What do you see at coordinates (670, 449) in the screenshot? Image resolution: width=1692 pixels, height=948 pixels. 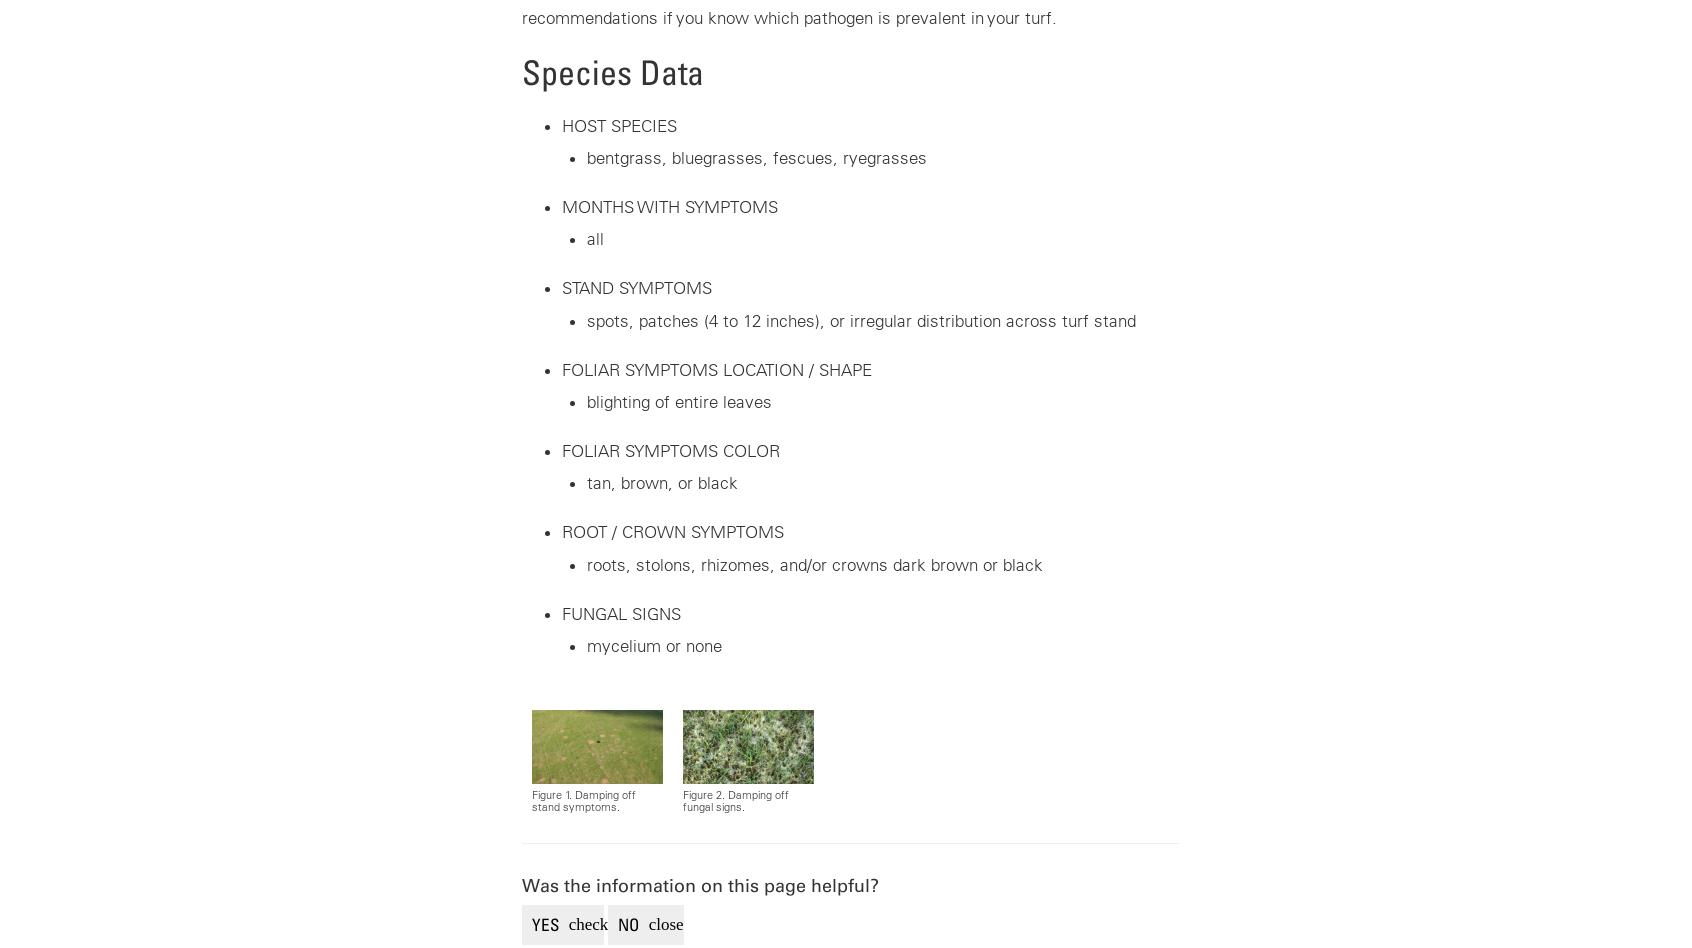 I see `'FOLIAR SYMPTOMS COLOR'` at bounding box center [670, 449].